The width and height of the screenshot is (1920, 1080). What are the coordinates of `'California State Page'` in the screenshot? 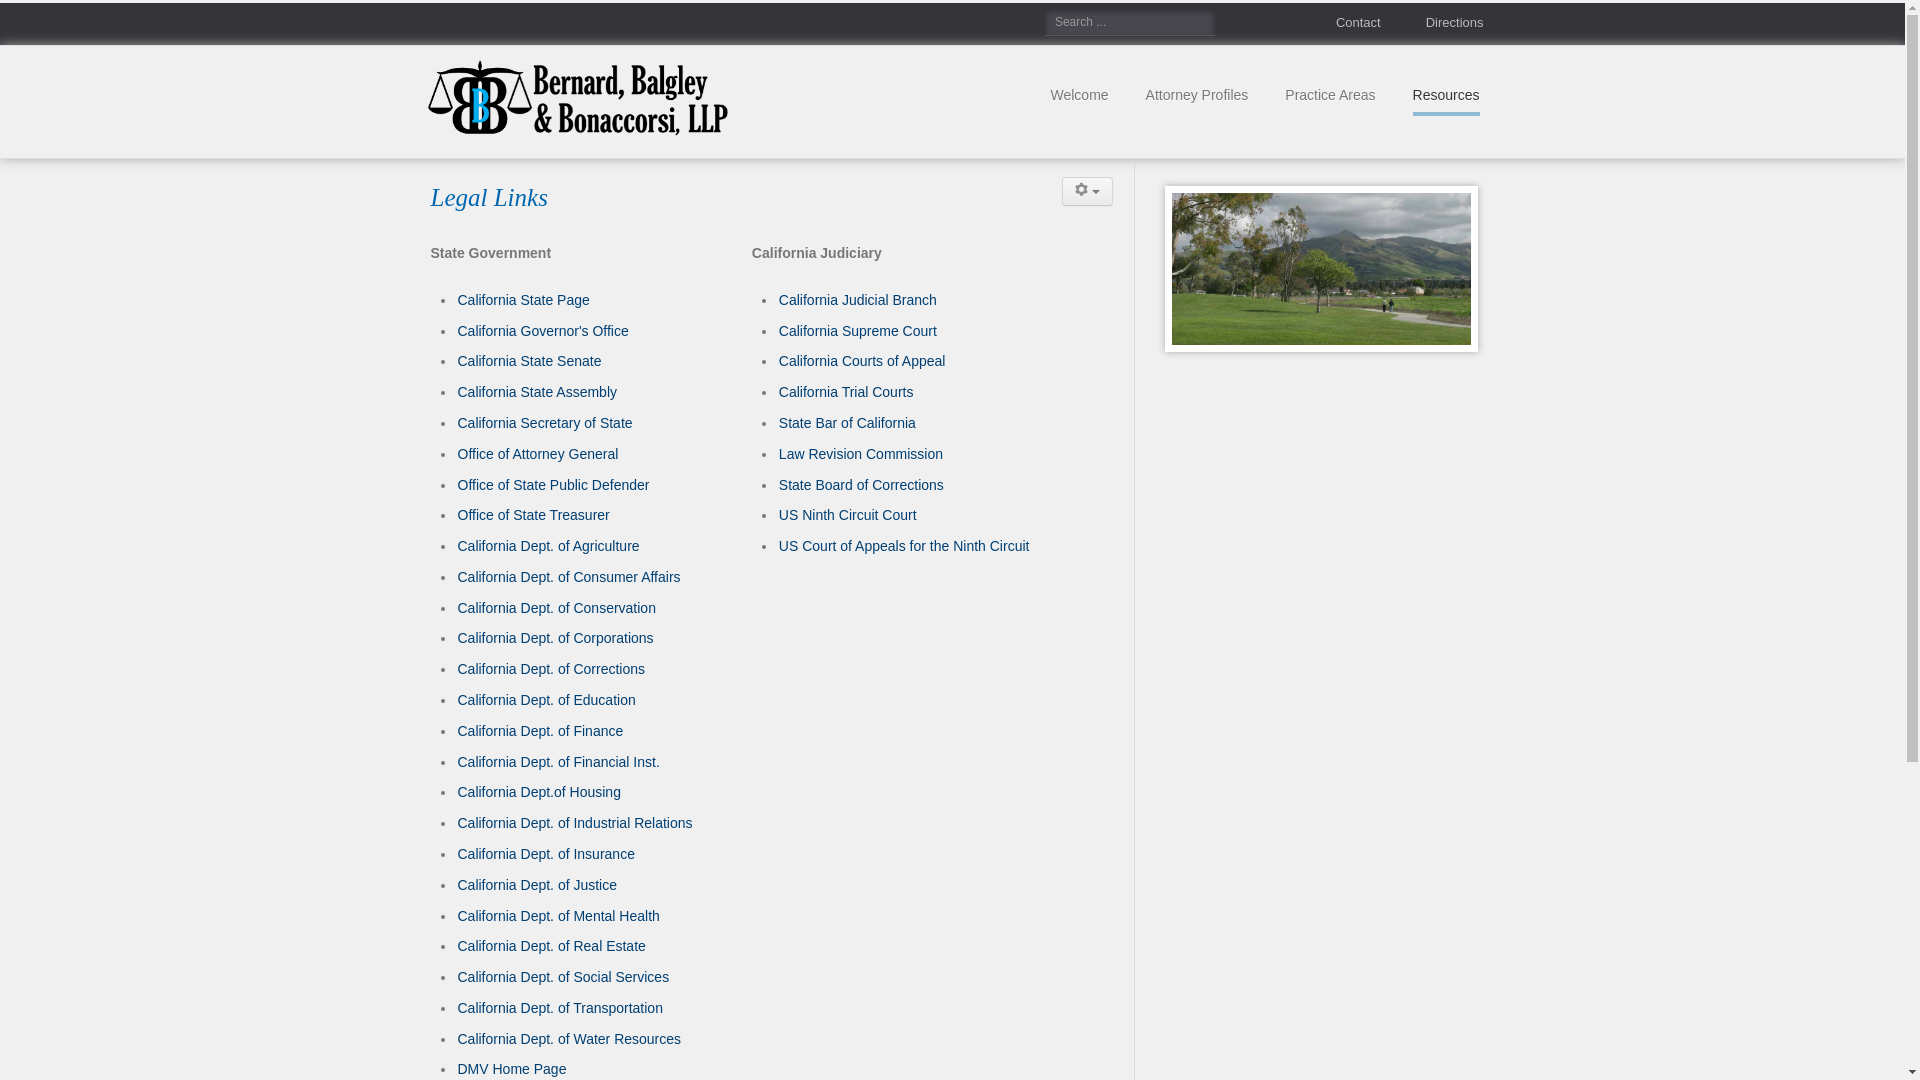 It's located at (523, 300).